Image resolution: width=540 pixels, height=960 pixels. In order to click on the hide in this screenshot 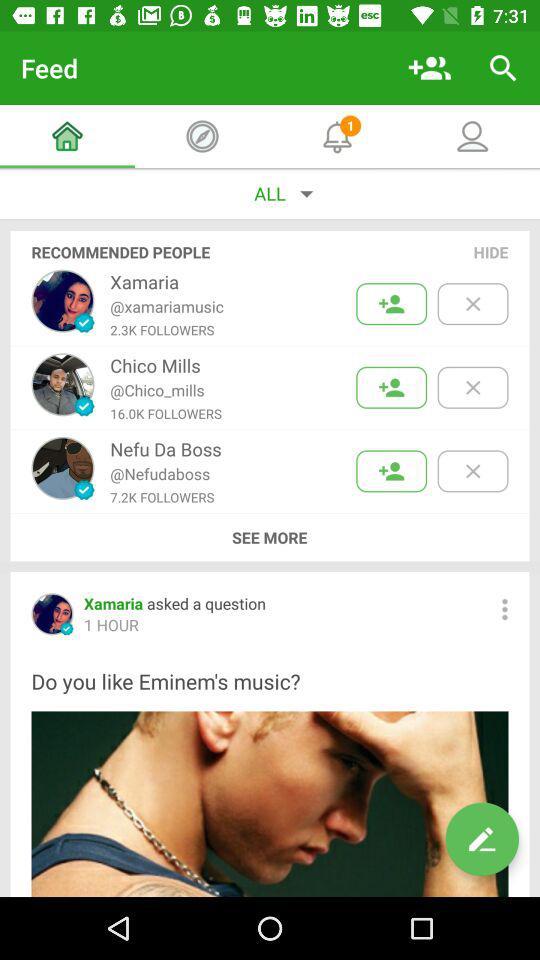, I will do `click(490, 251)`.